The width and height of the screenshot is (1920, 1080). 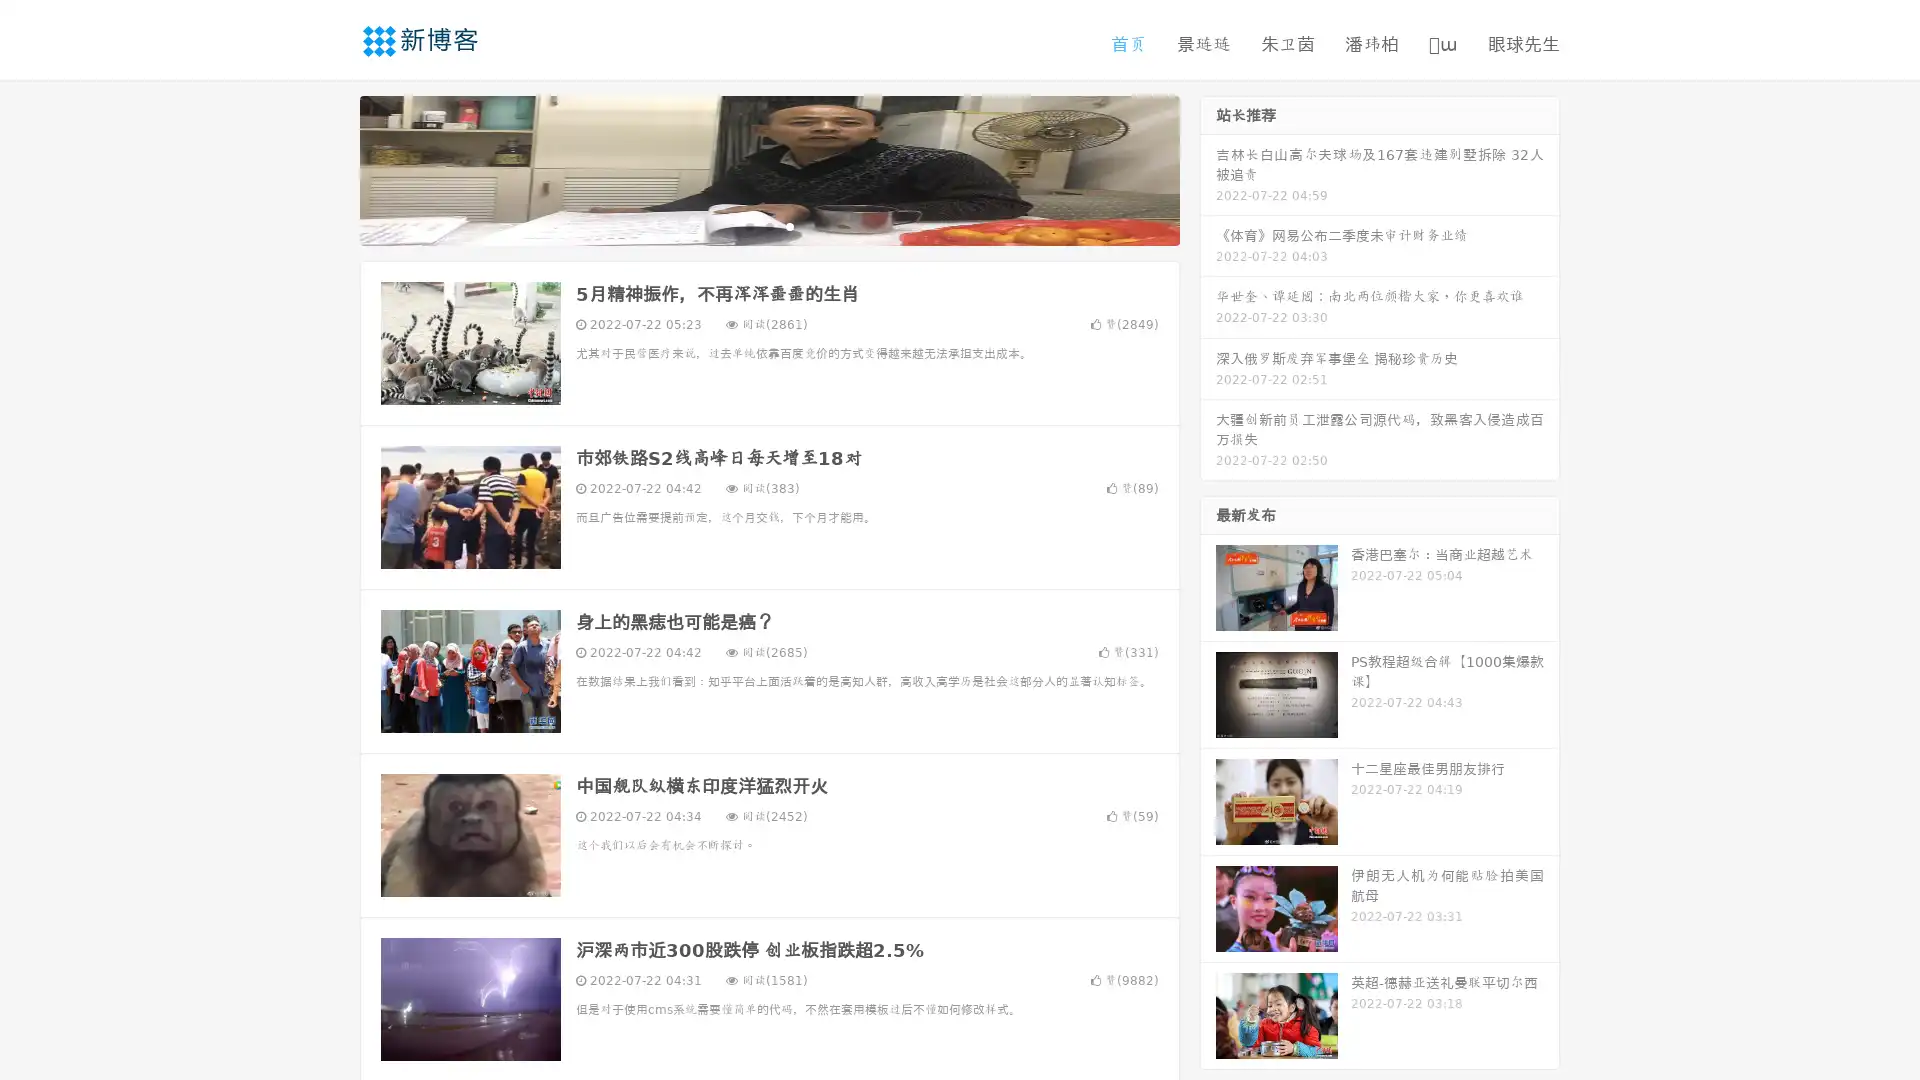 I want to click on Previous slide, so click(x=330, y=168).